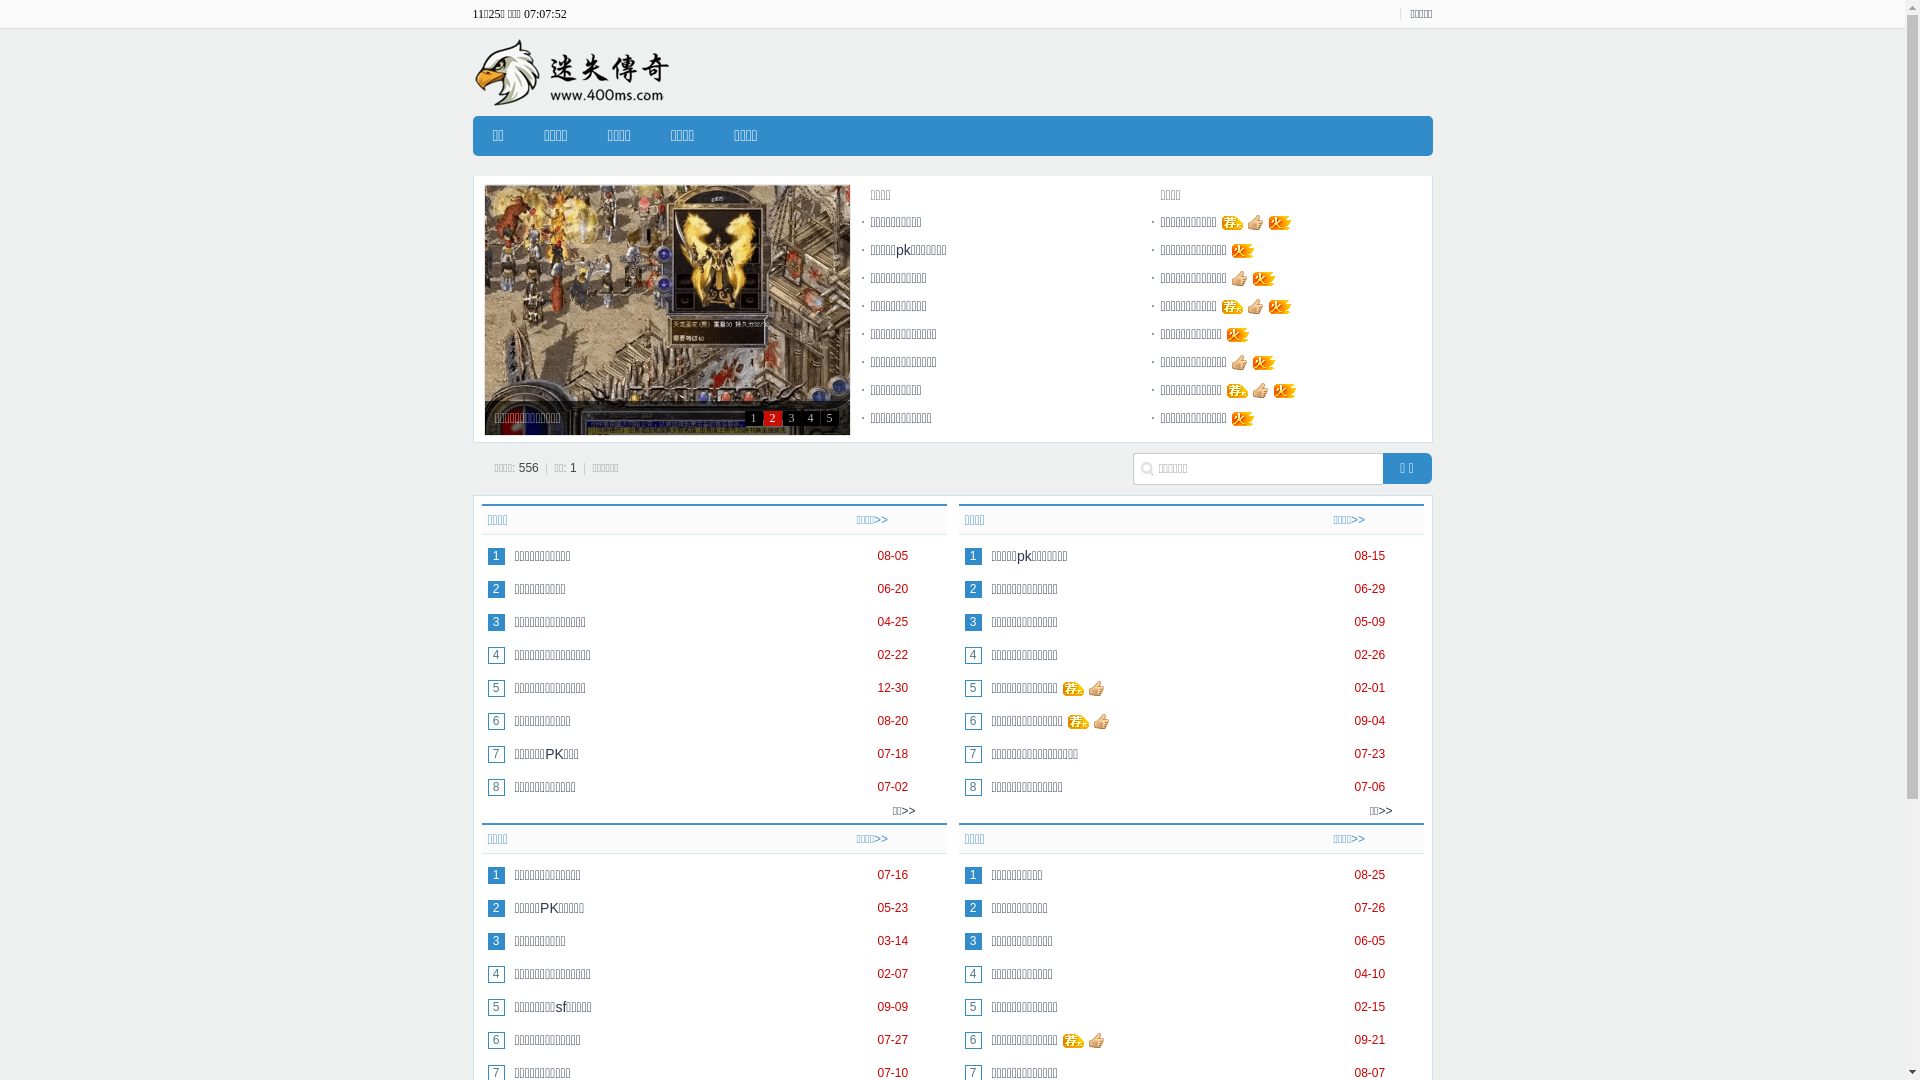  I want to click on '1', so click(743, 417).